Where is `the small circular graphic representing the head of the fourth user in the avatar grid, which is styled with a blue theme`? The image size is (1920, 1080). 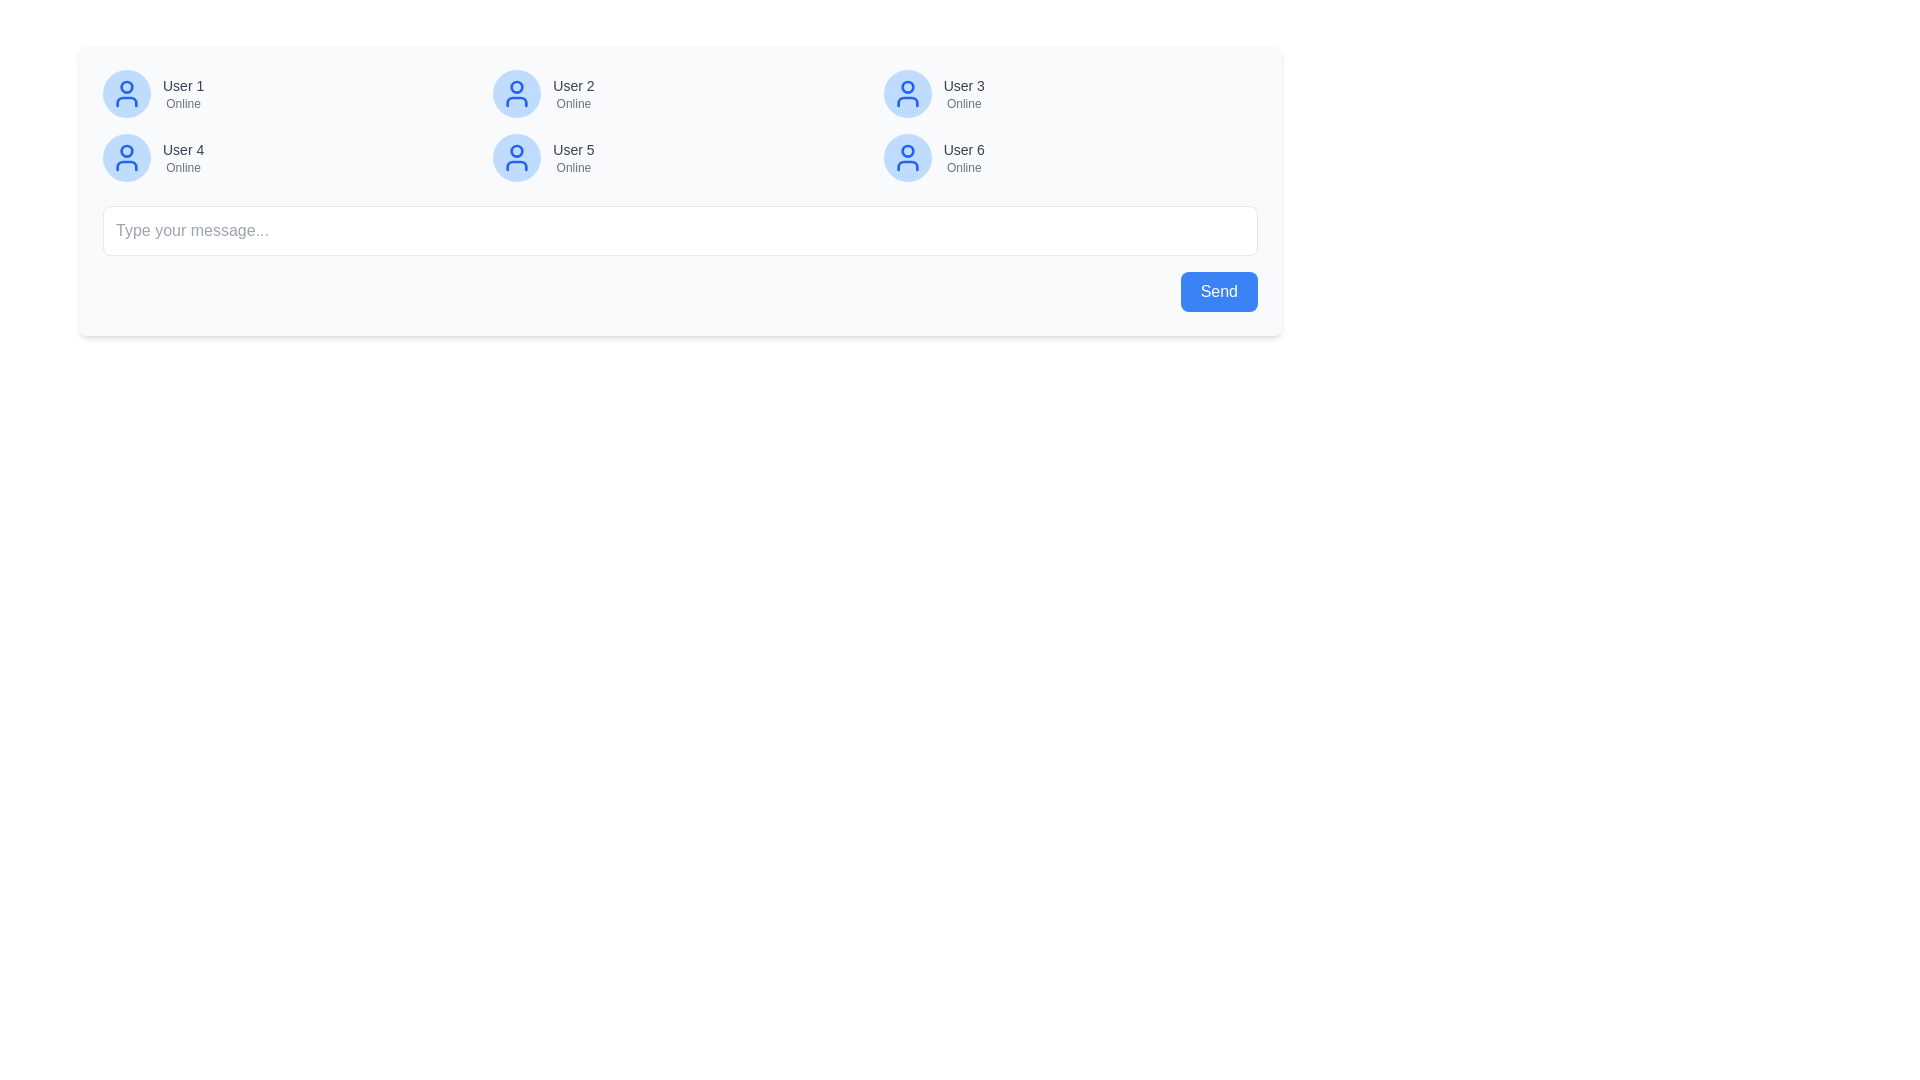 the small circular graphic representing the head of the fourth user in the avatar grid, which is styled with a blue theme is located at coordinates (125, 150).